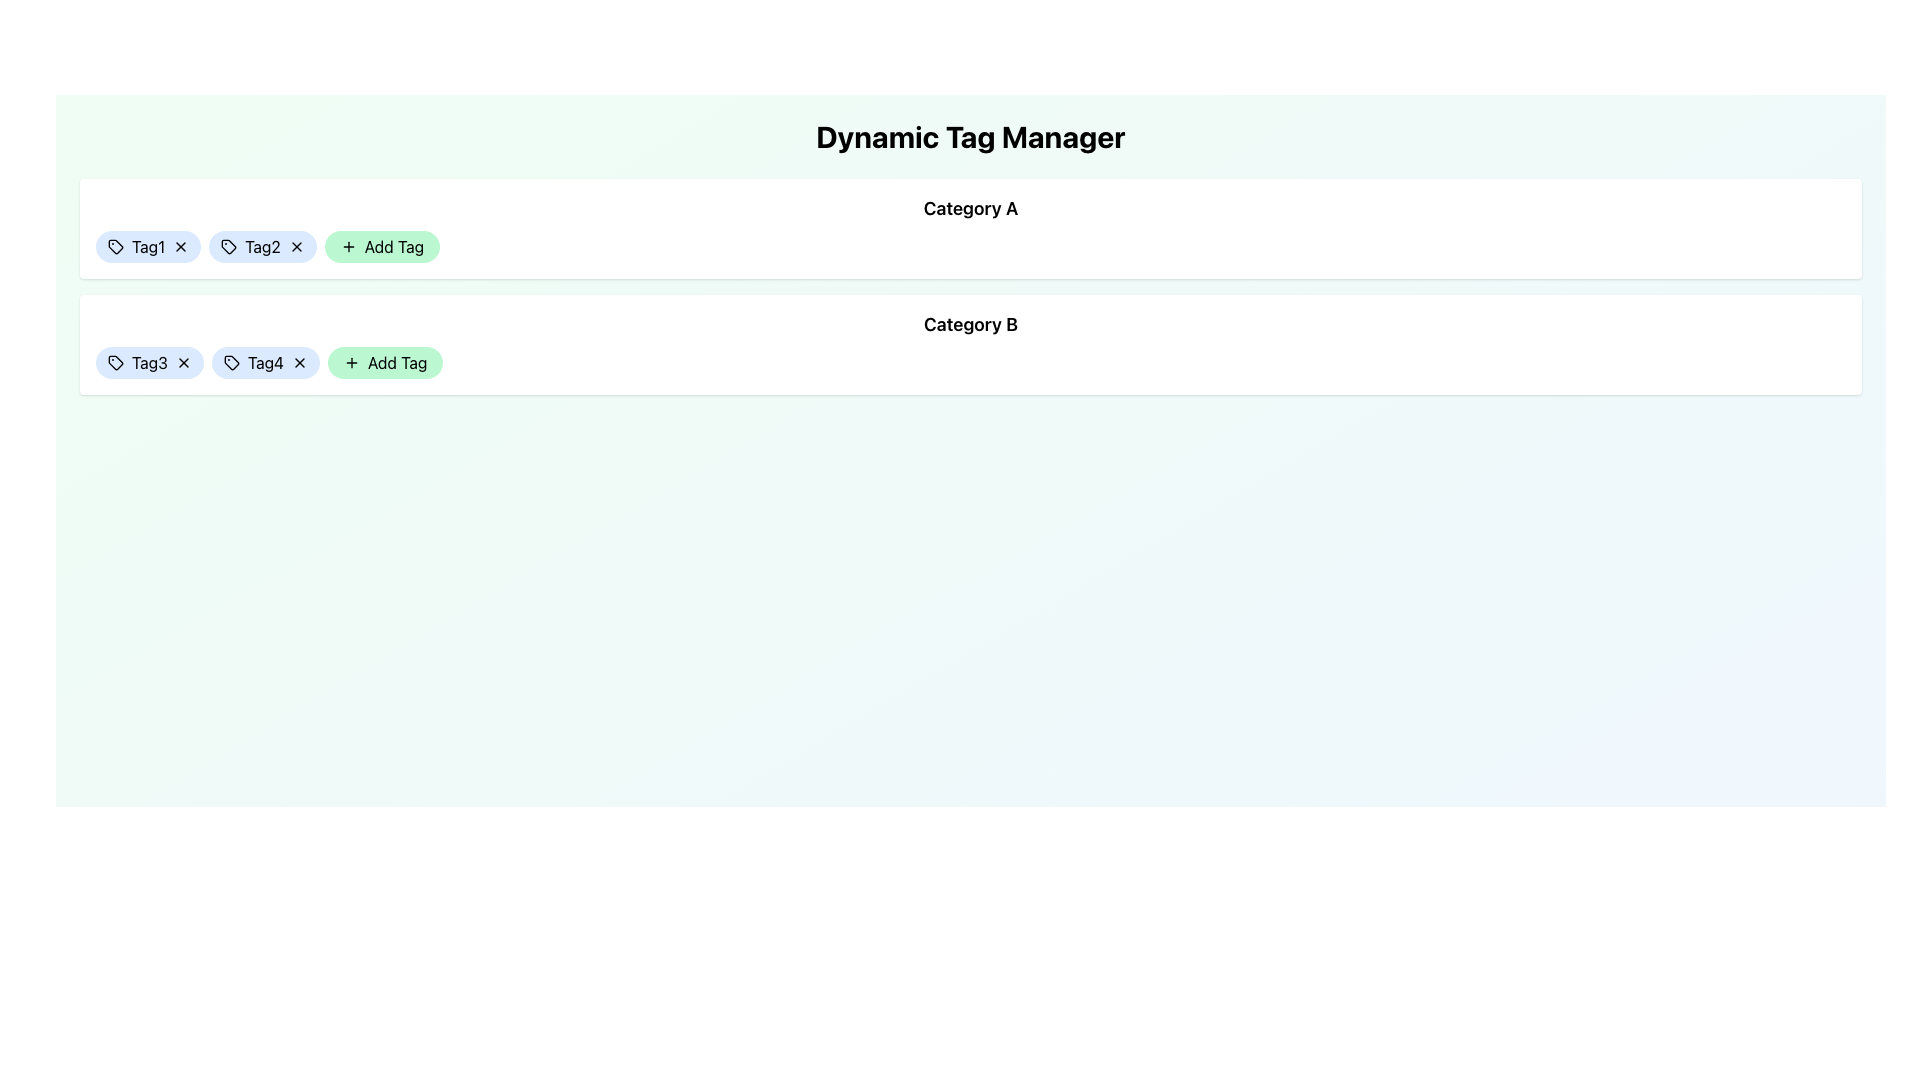 The width and height of the screenshot is (1920, 1080). What do you see at coordinates (348, 245) in the screenshot?
I see `the plus sign icon located within the green 'Add Tag' button in the first row under 'Category A'` at bounding box center [348, 245].